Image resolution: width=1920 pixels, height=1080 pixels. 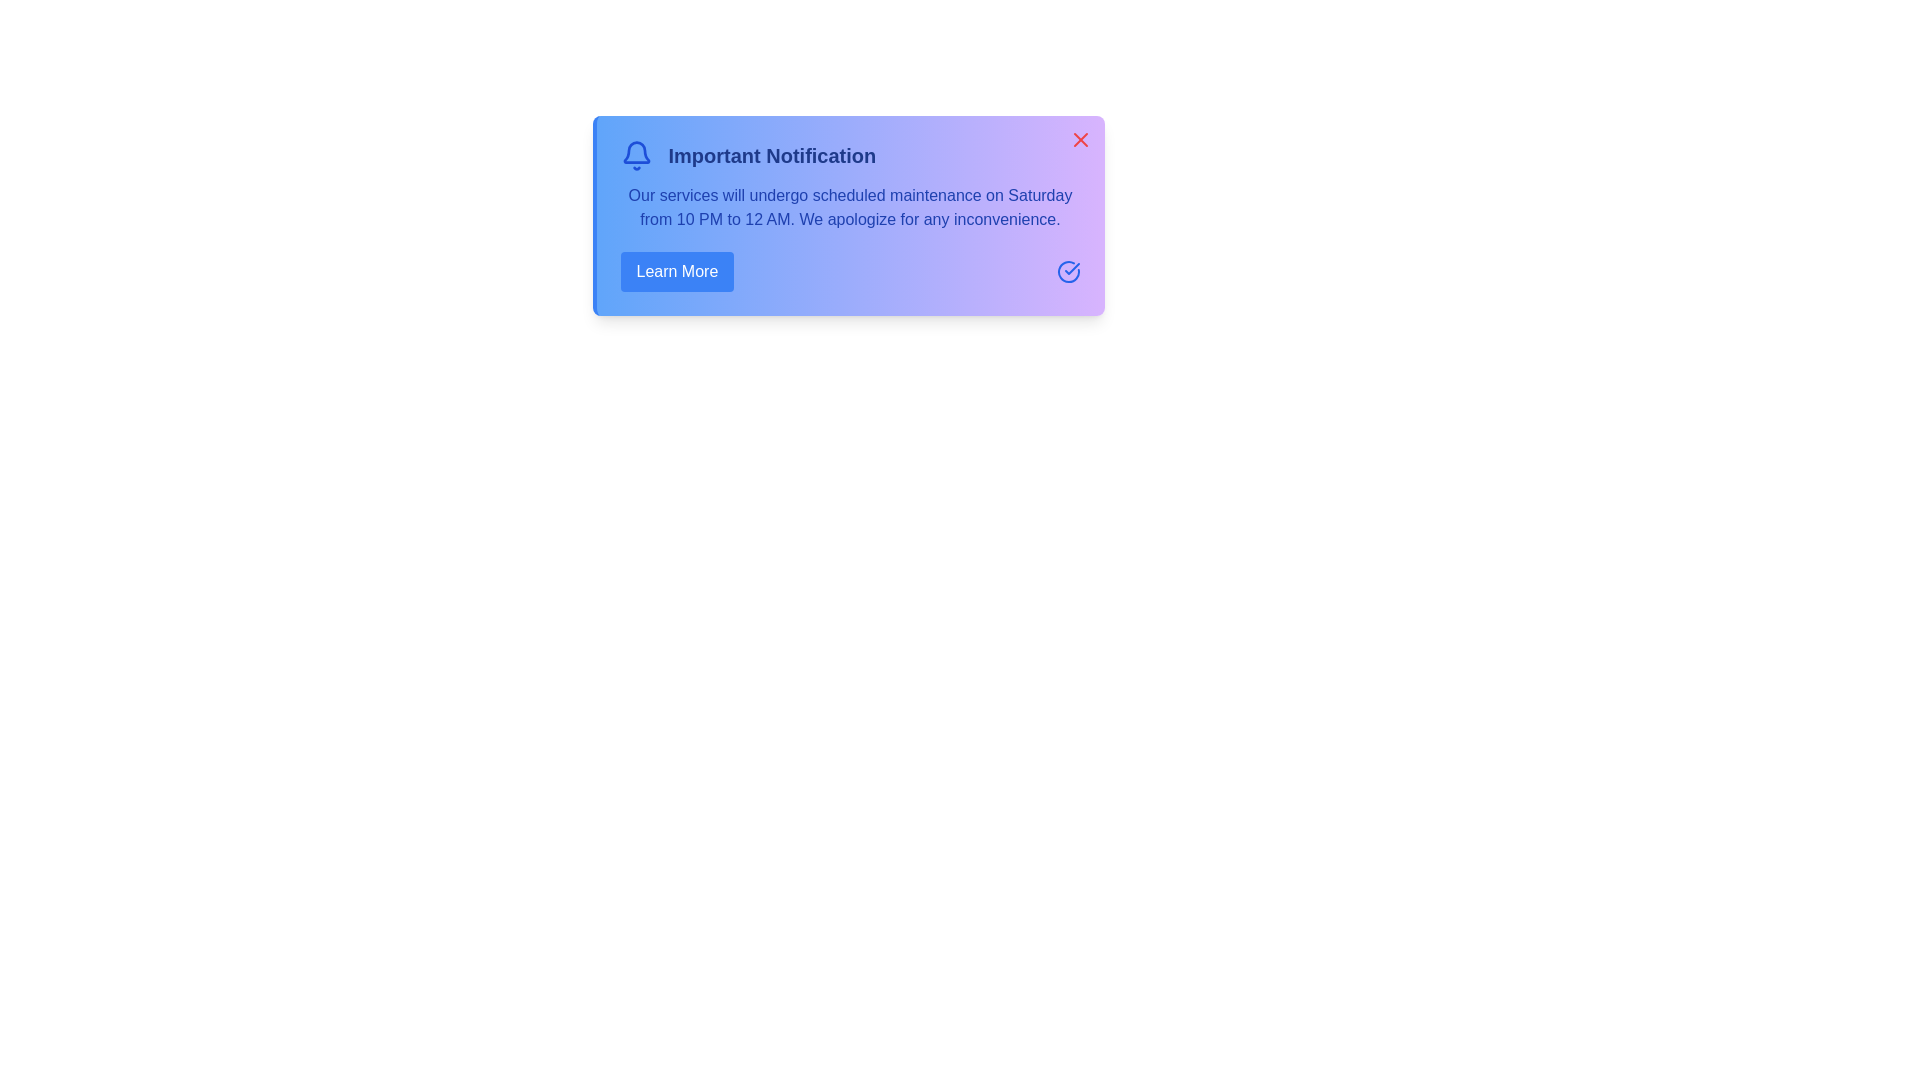 What do you see at coordinates (1067, 272) in the screenshot?
I see `the notification acknowledgment icon to display its description` at bounding box center [1067, 272].